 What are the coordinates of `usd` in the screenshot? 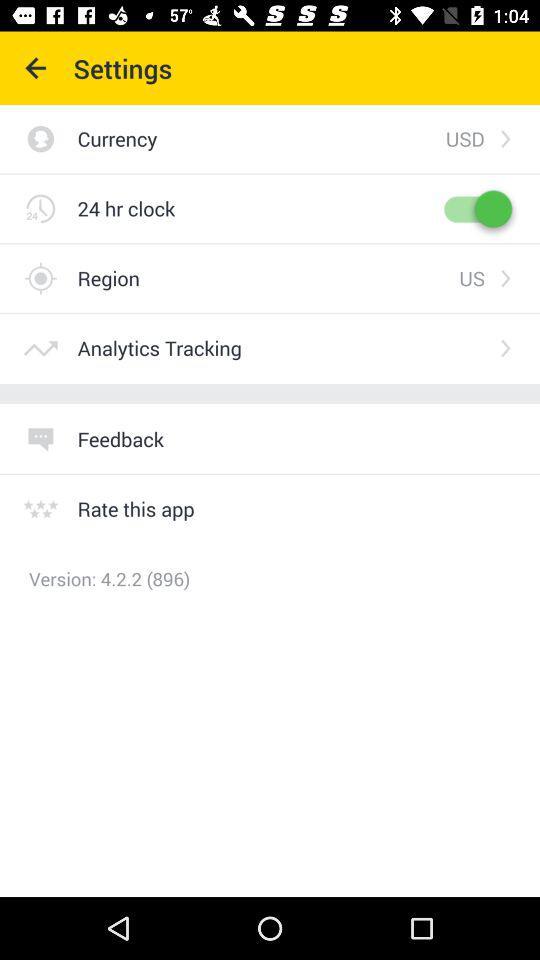 It's located at (465, 137).